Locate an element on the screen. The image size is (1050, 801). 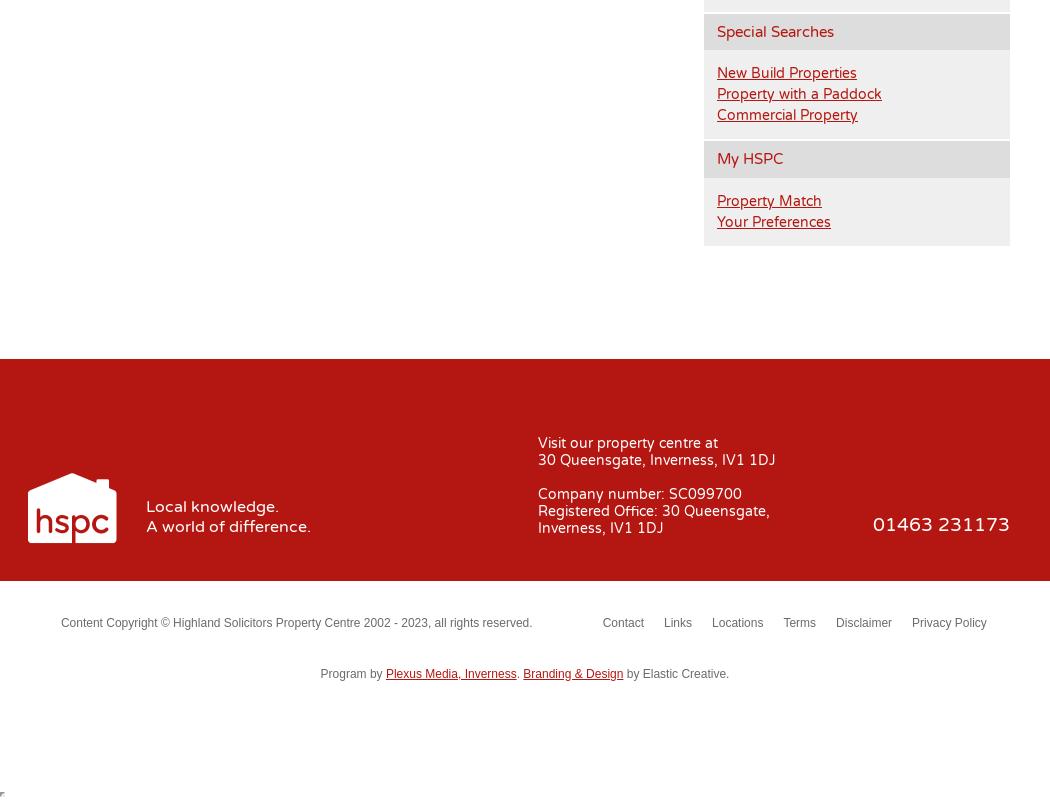
'Branding & Design' is located at coordinates (522, 673).